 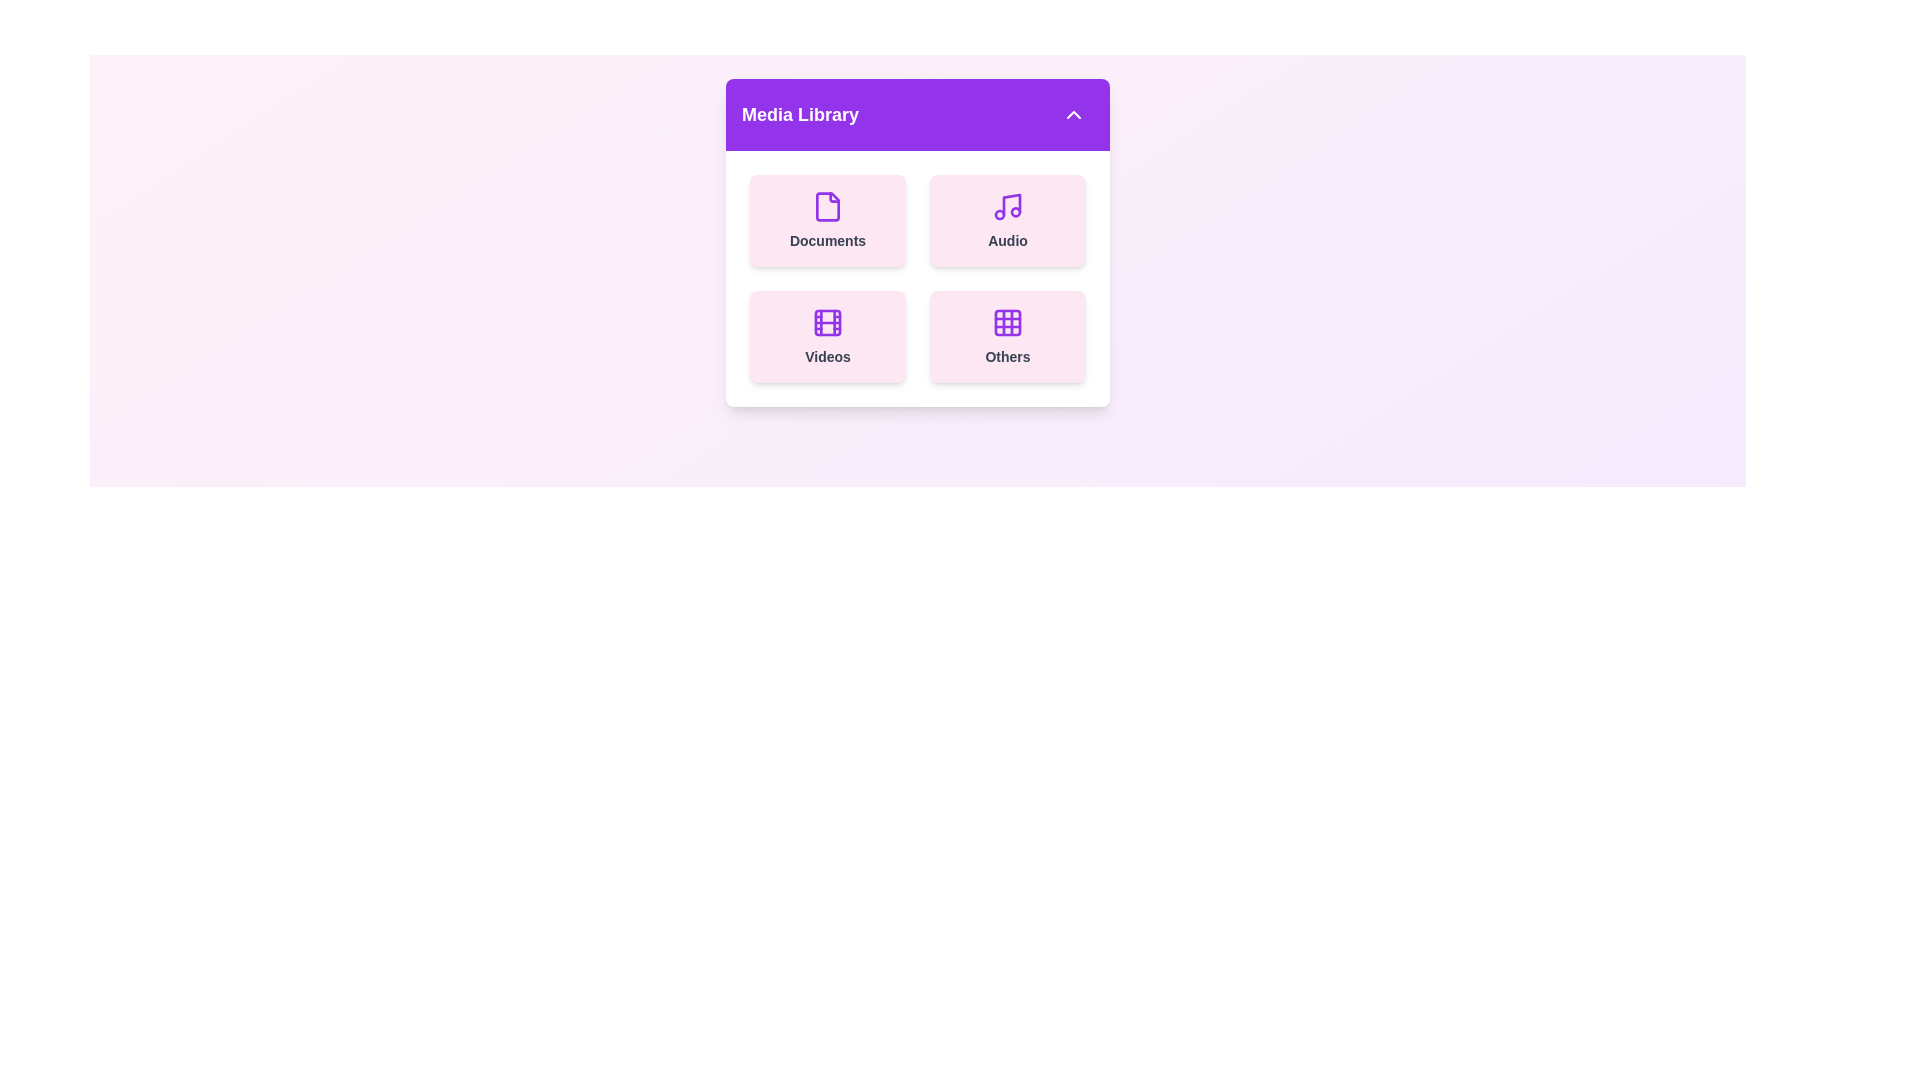 I want to click on the 'Audio' card to select it, so click(x=1008, y=220).